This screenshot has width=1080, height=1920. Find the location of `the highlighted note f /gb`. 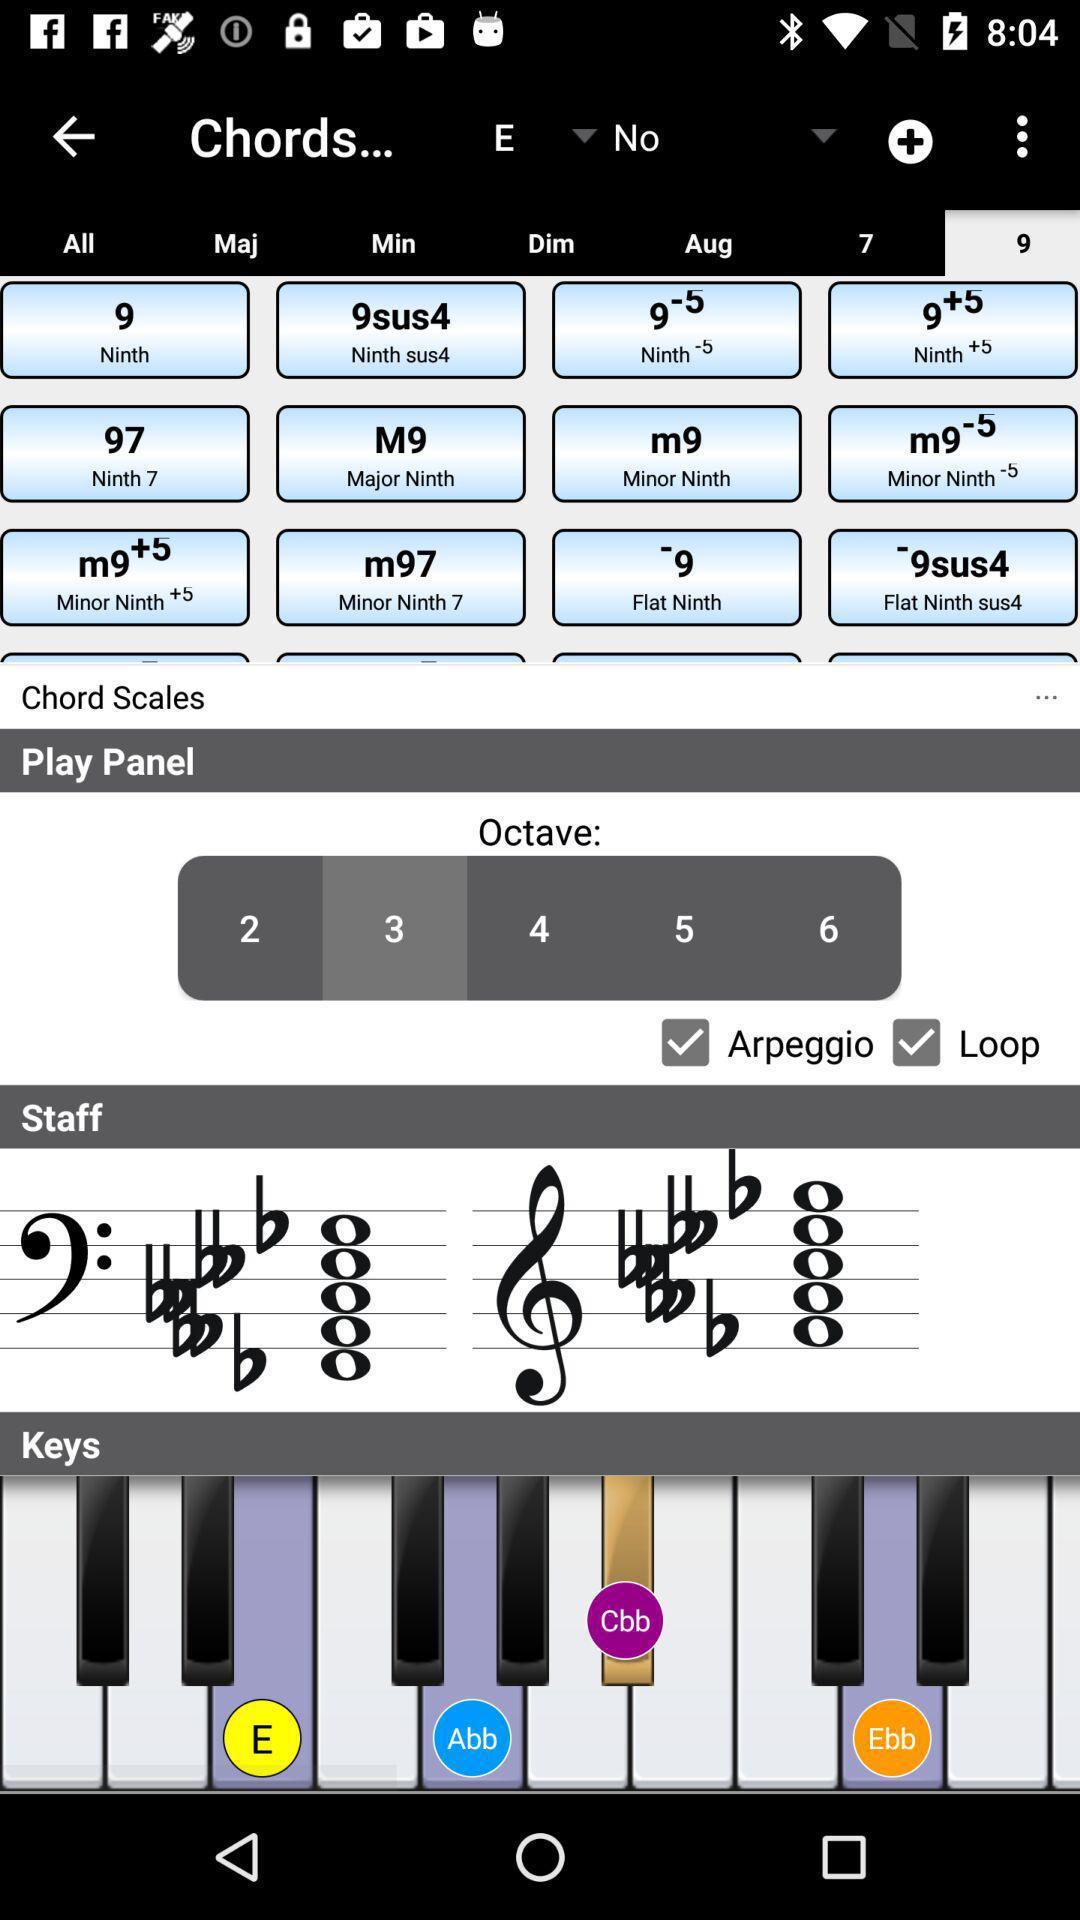

the highlighted note f /gb is located at coordinates (416, 1579).